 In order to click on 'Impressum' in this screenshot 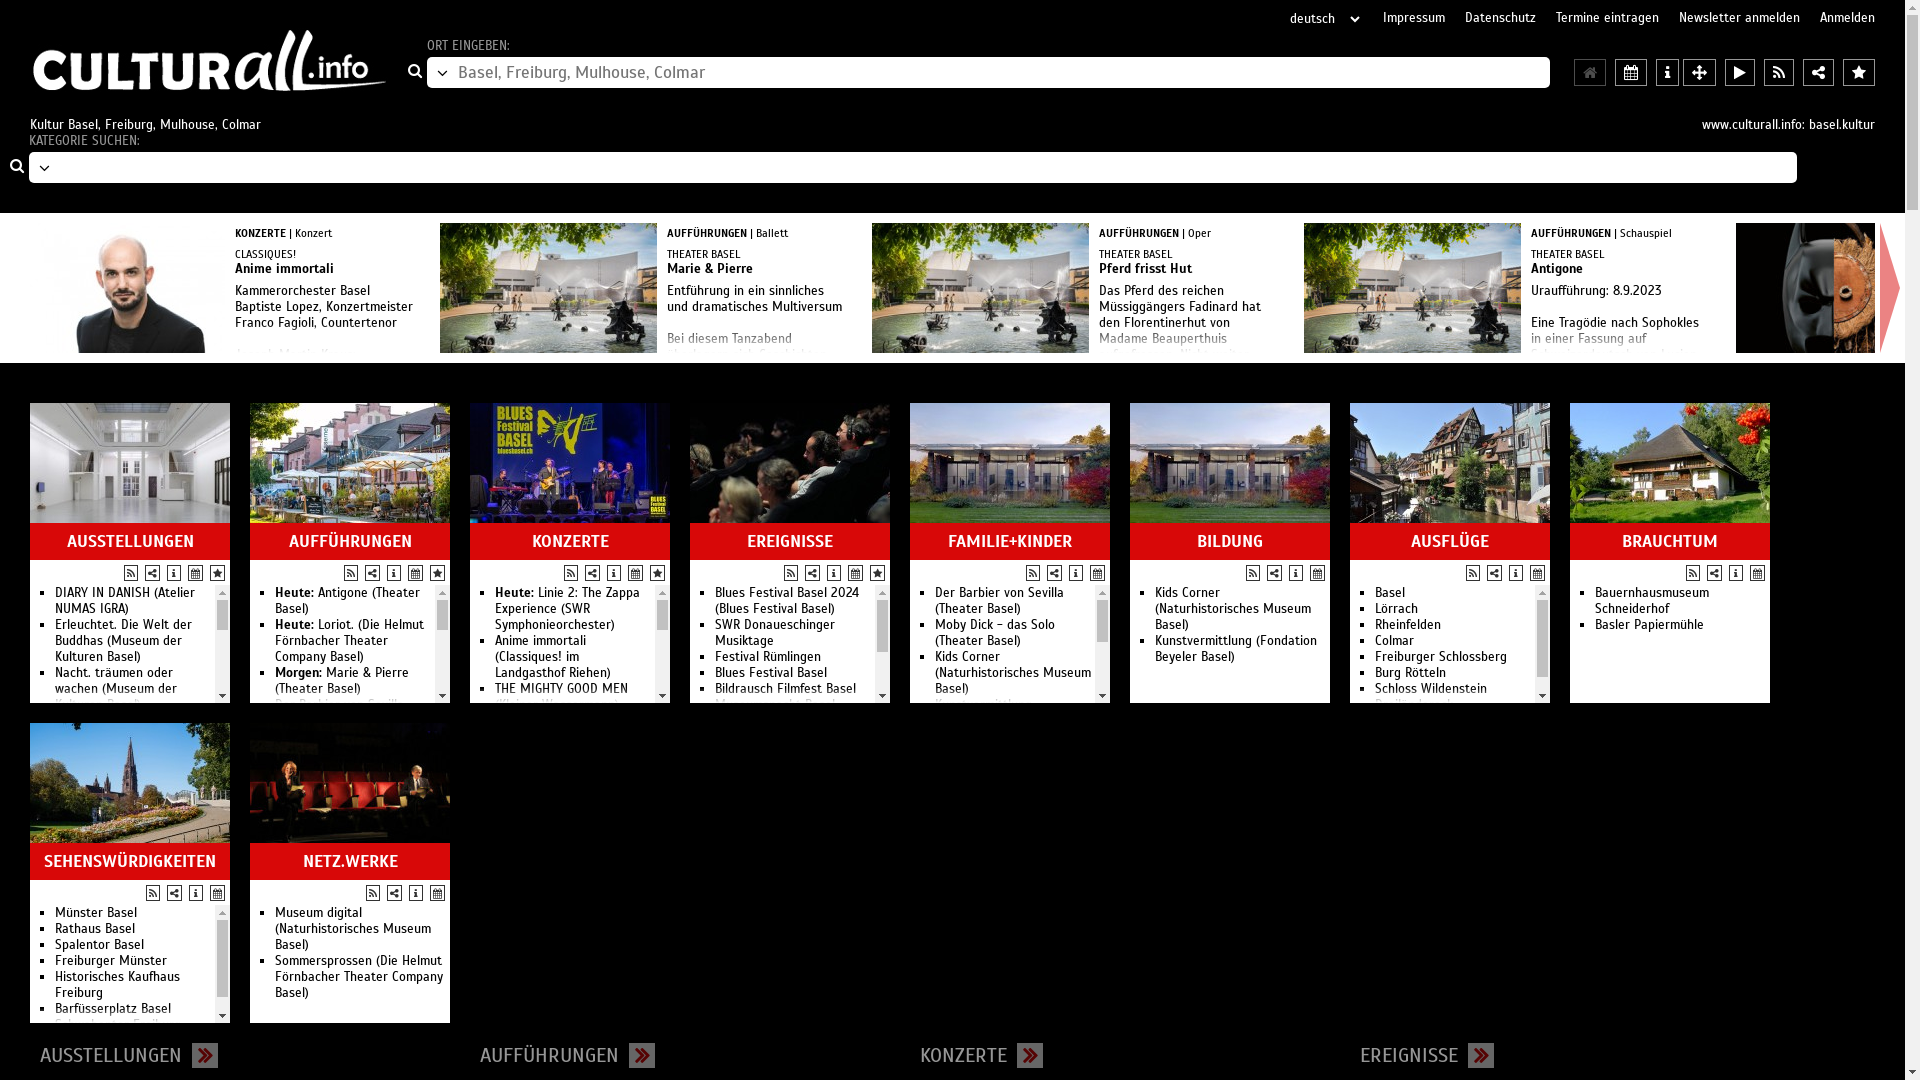, I will do `click(1413, 19)`.